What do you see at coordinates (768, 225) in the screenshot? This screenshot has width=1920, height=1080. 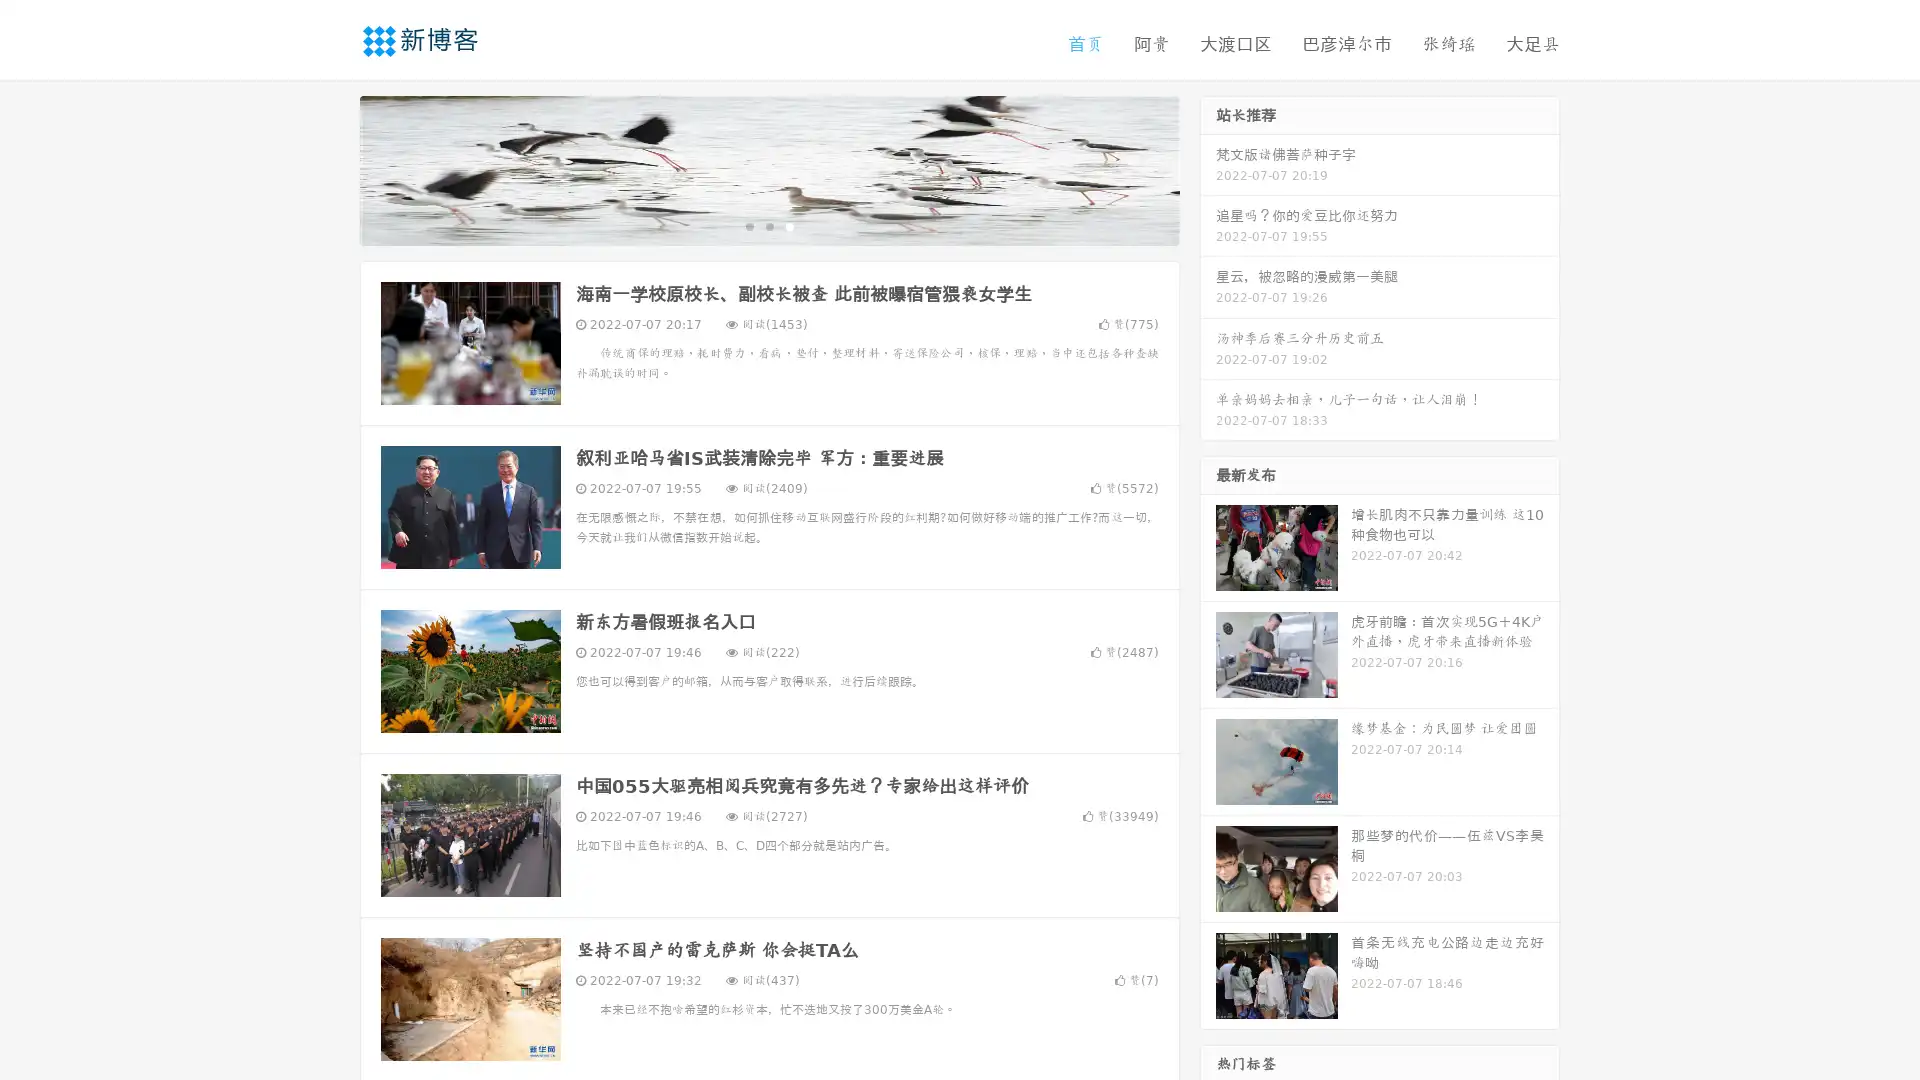 I see `Go to slide 2` at bounding box center [768, 225].